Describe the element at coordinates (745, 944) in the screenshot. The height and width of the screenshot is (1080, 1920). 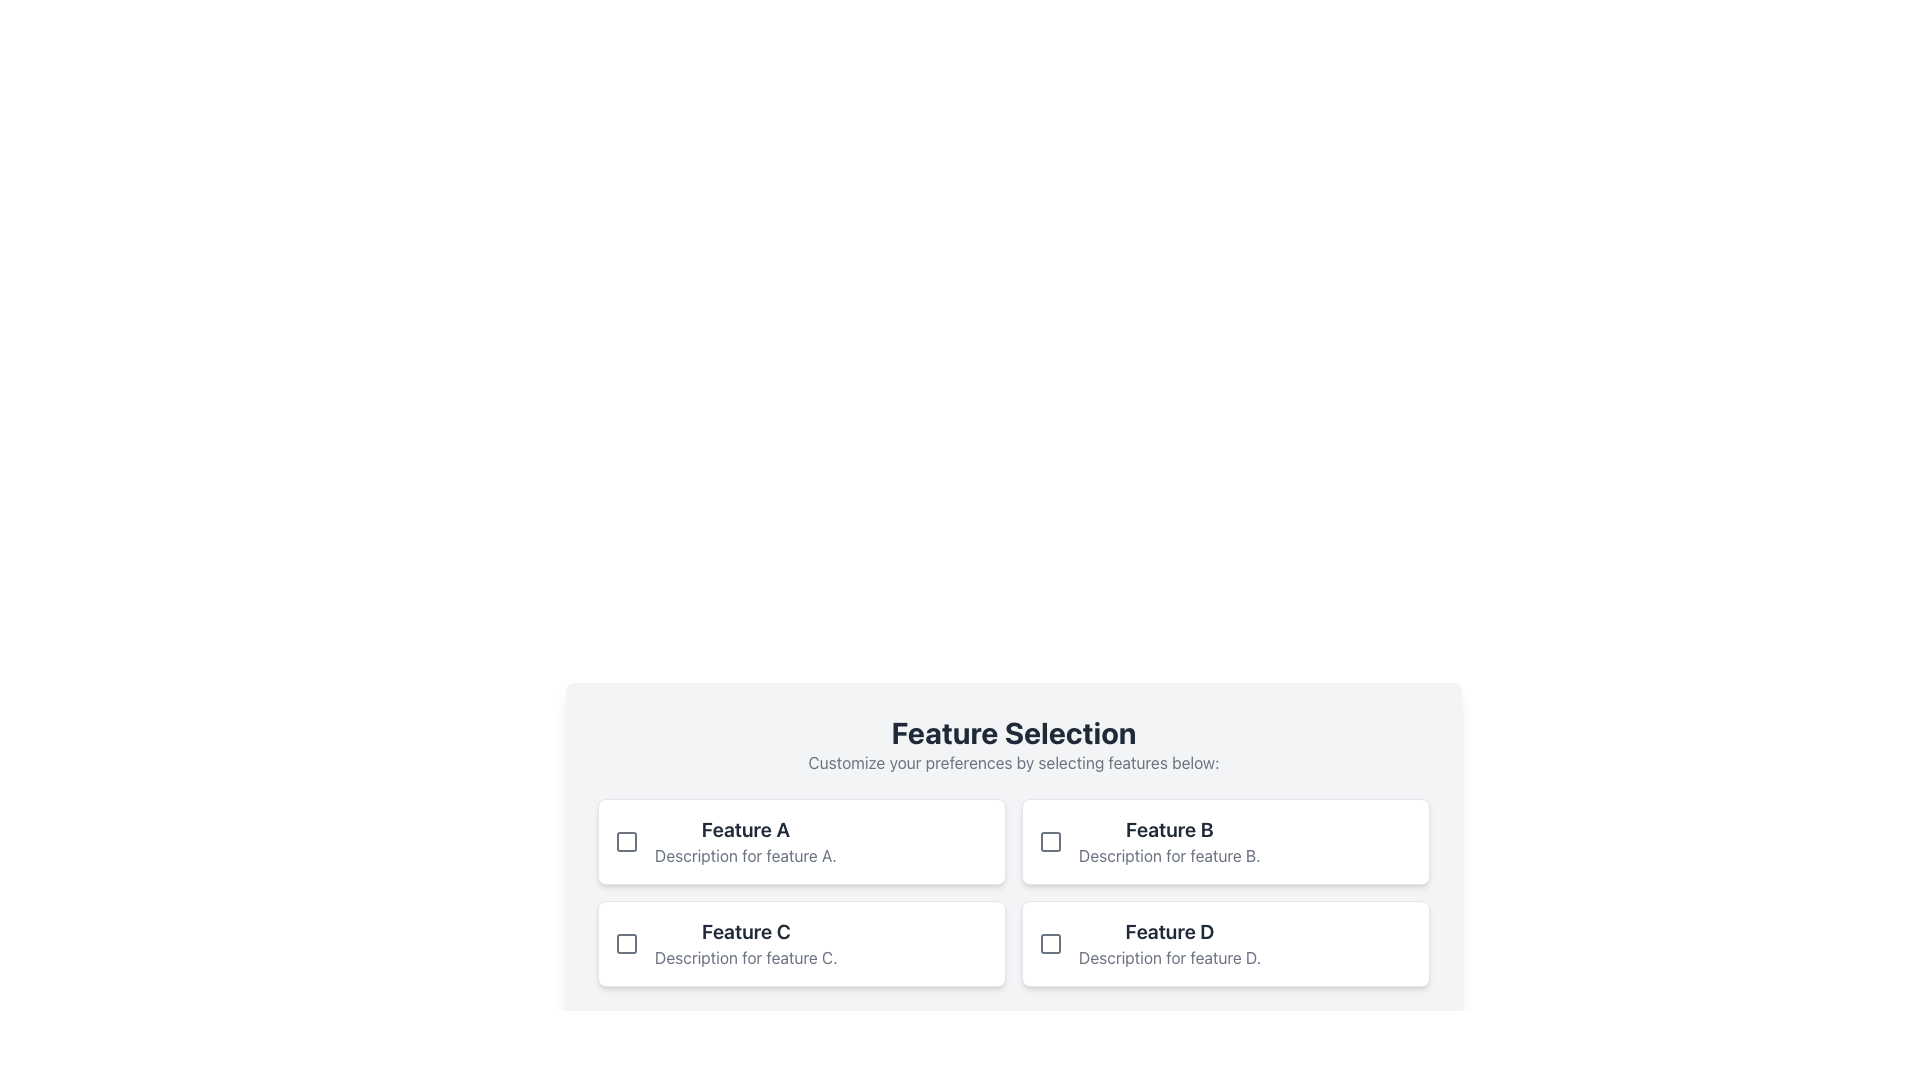
I see `the Text Display element labeled 'Feature C', which features the title in bold and a description underneath, positioned in the 'Feature Selection' grid layout` at that location.